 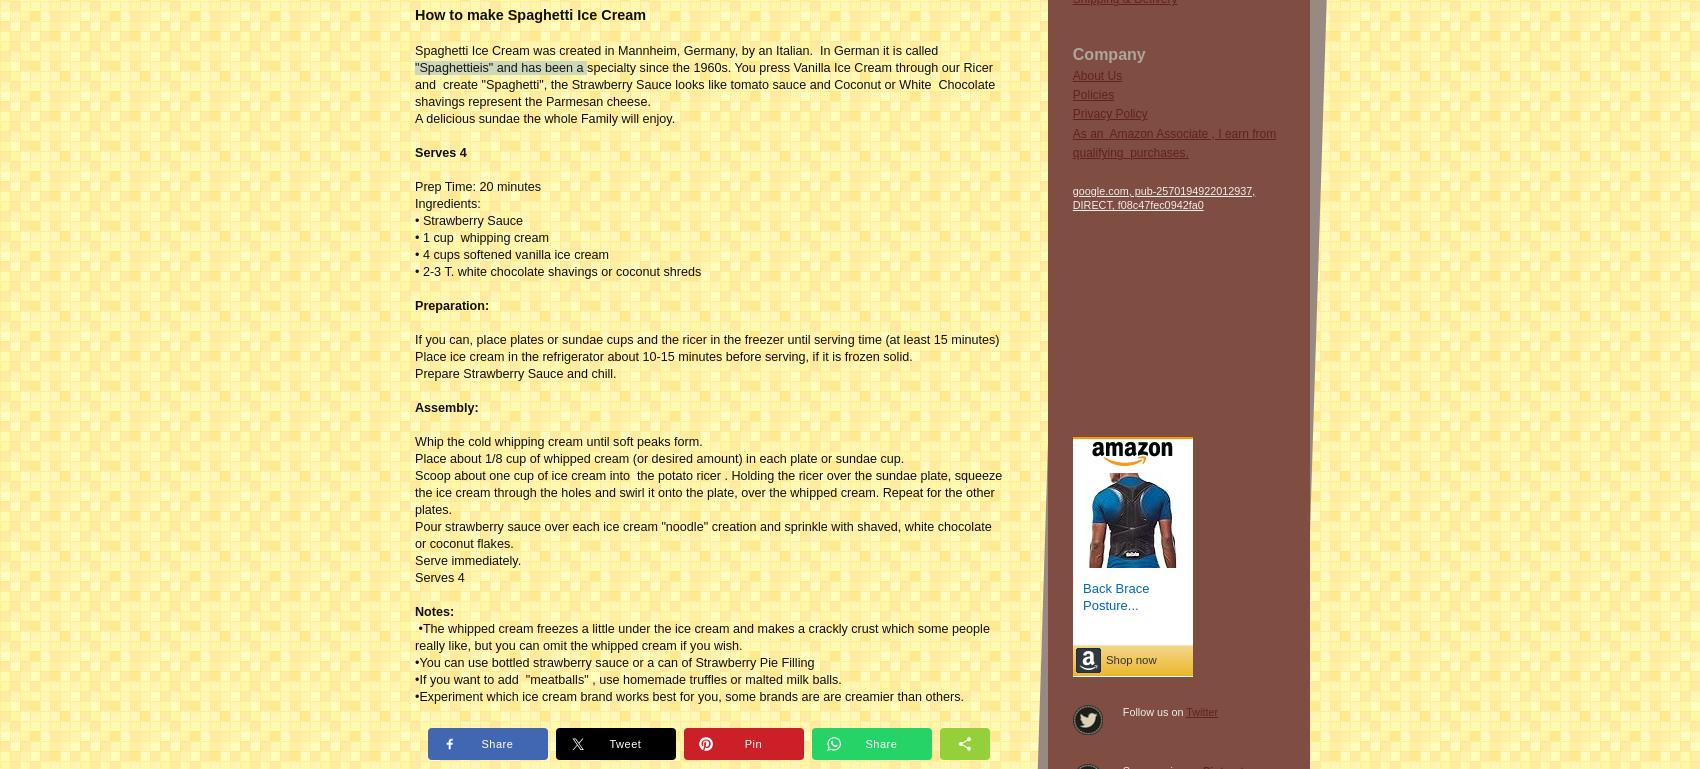 I want to click on 'Scoop about one cup of ice cream into  the potato ricer . Holding the ricer over the sundae plate, squeeze the ice cream through the holes and swirl it onto the plate, over the whipped cream.
Repeat for the other plates.', so click(x=708, y=491).